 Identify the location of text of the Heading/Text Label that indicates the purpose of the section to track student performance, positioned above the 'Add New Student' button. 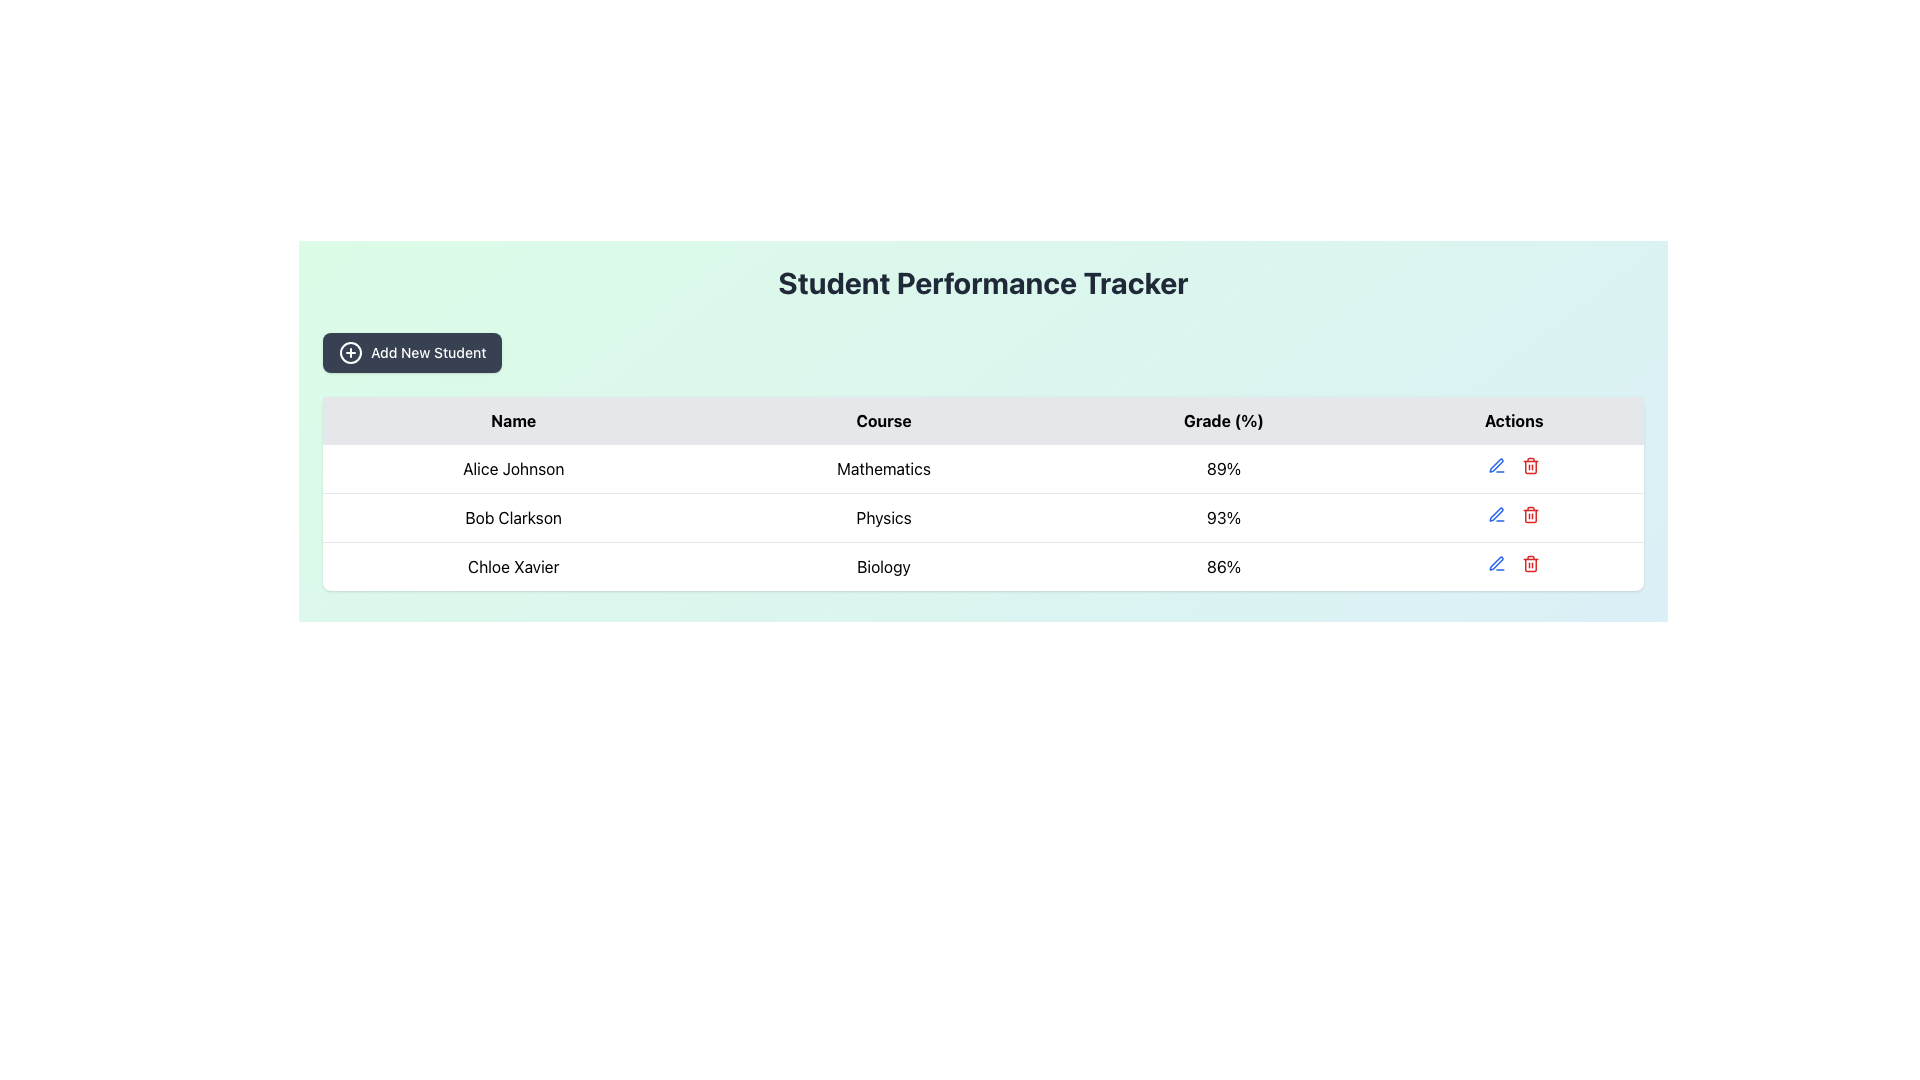
(983, 282).